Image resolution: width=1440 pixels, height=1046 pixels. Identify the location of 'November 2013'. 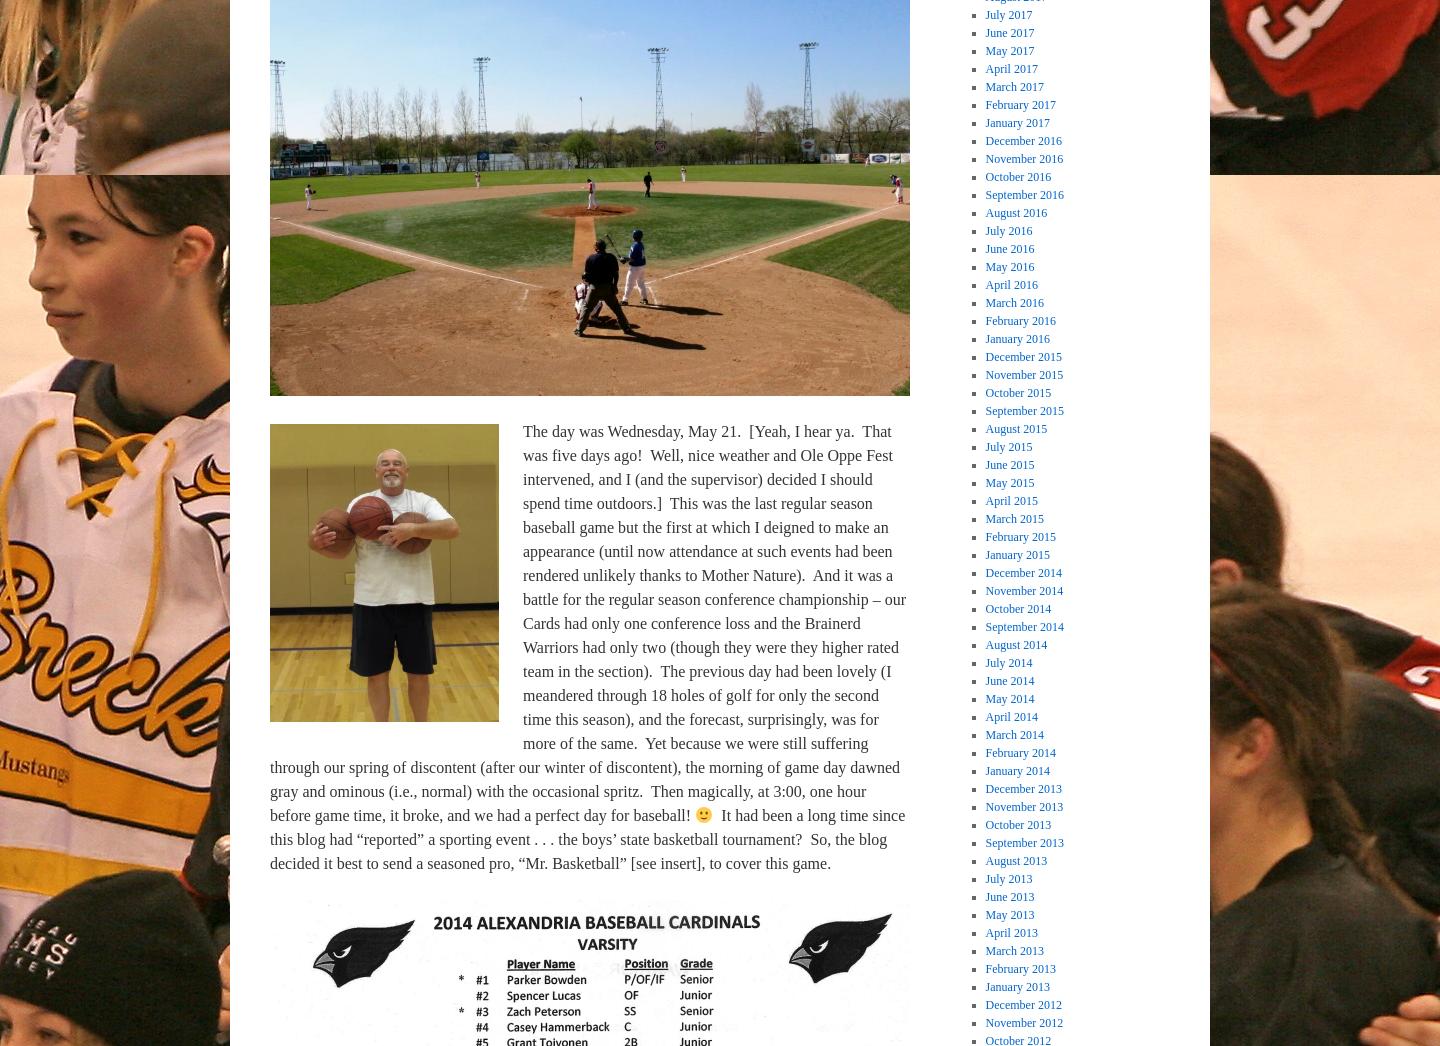
(1023, 806).